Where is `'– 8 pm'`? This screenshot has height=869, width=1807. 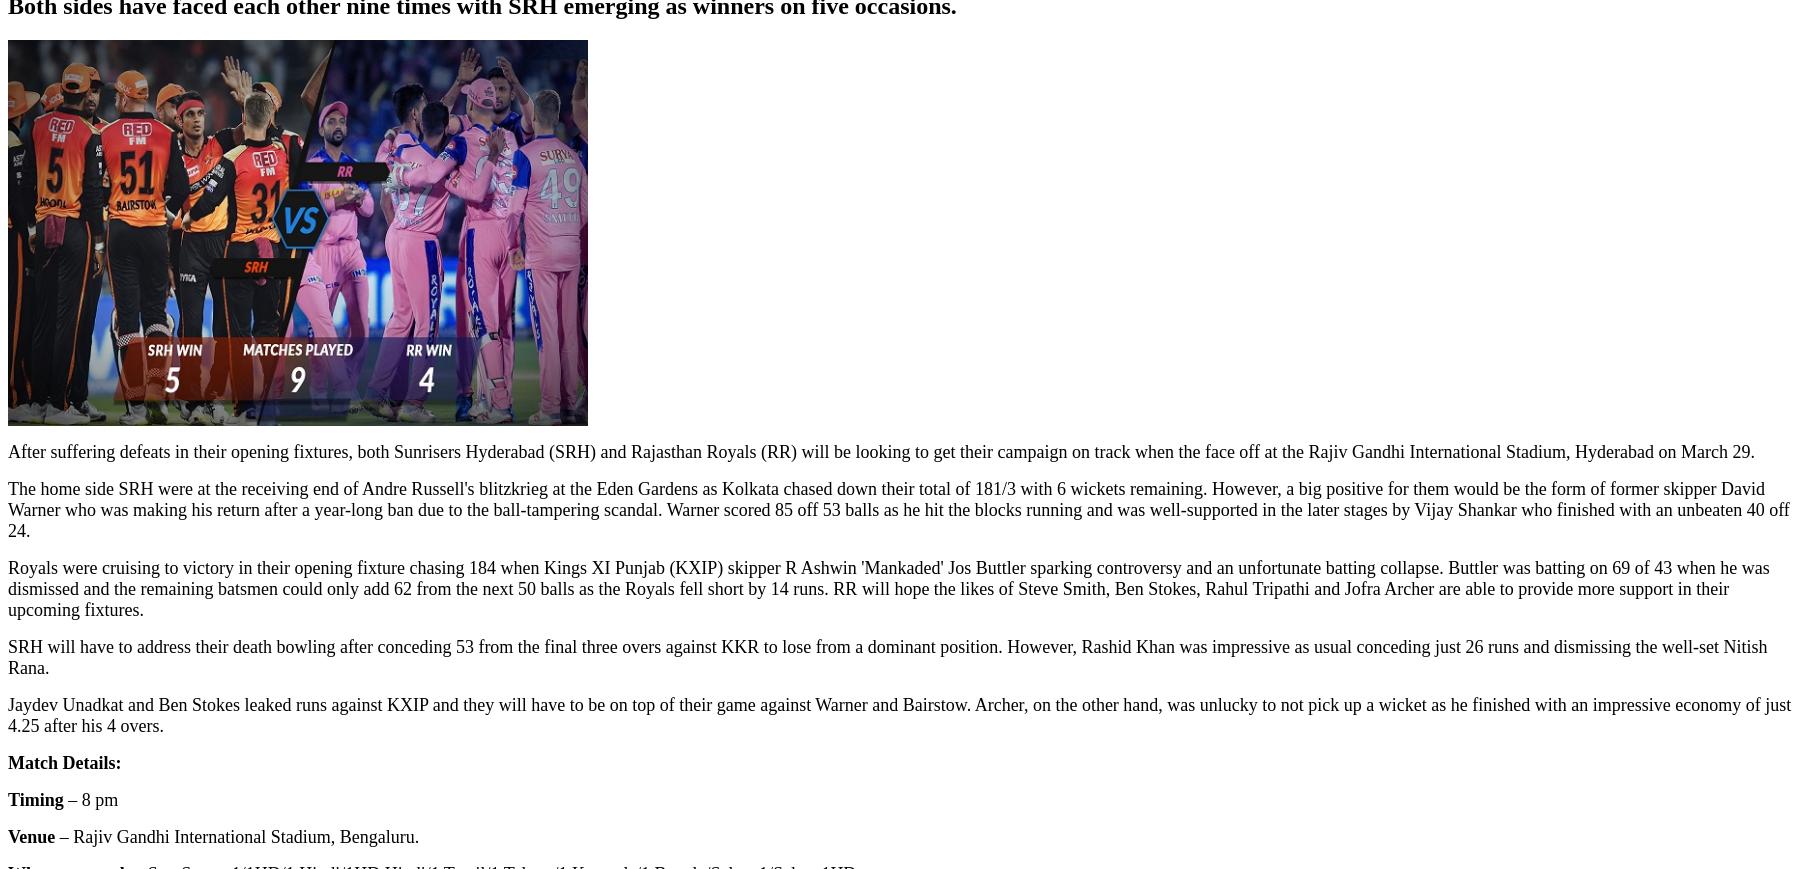 '– 8 pm' is located at coordinates (89, 800).